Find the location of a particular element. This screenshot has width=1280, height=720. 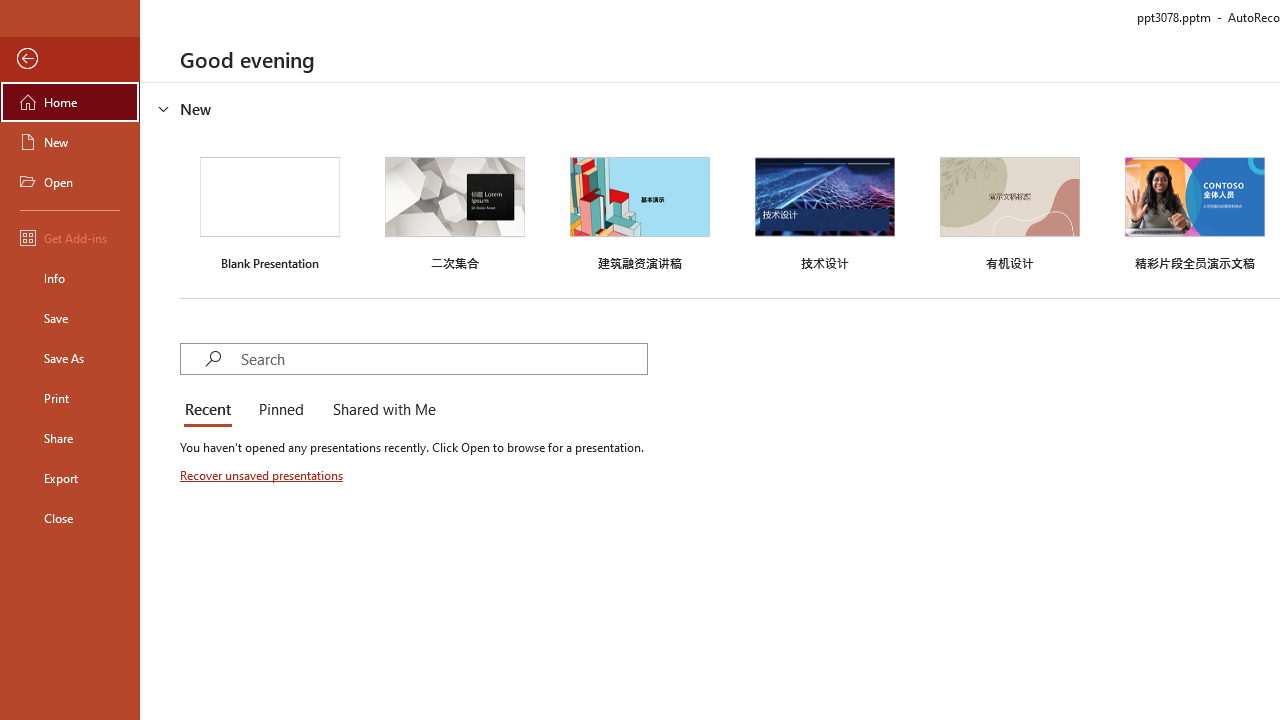

'Info' is located at coordinates (69, 277).